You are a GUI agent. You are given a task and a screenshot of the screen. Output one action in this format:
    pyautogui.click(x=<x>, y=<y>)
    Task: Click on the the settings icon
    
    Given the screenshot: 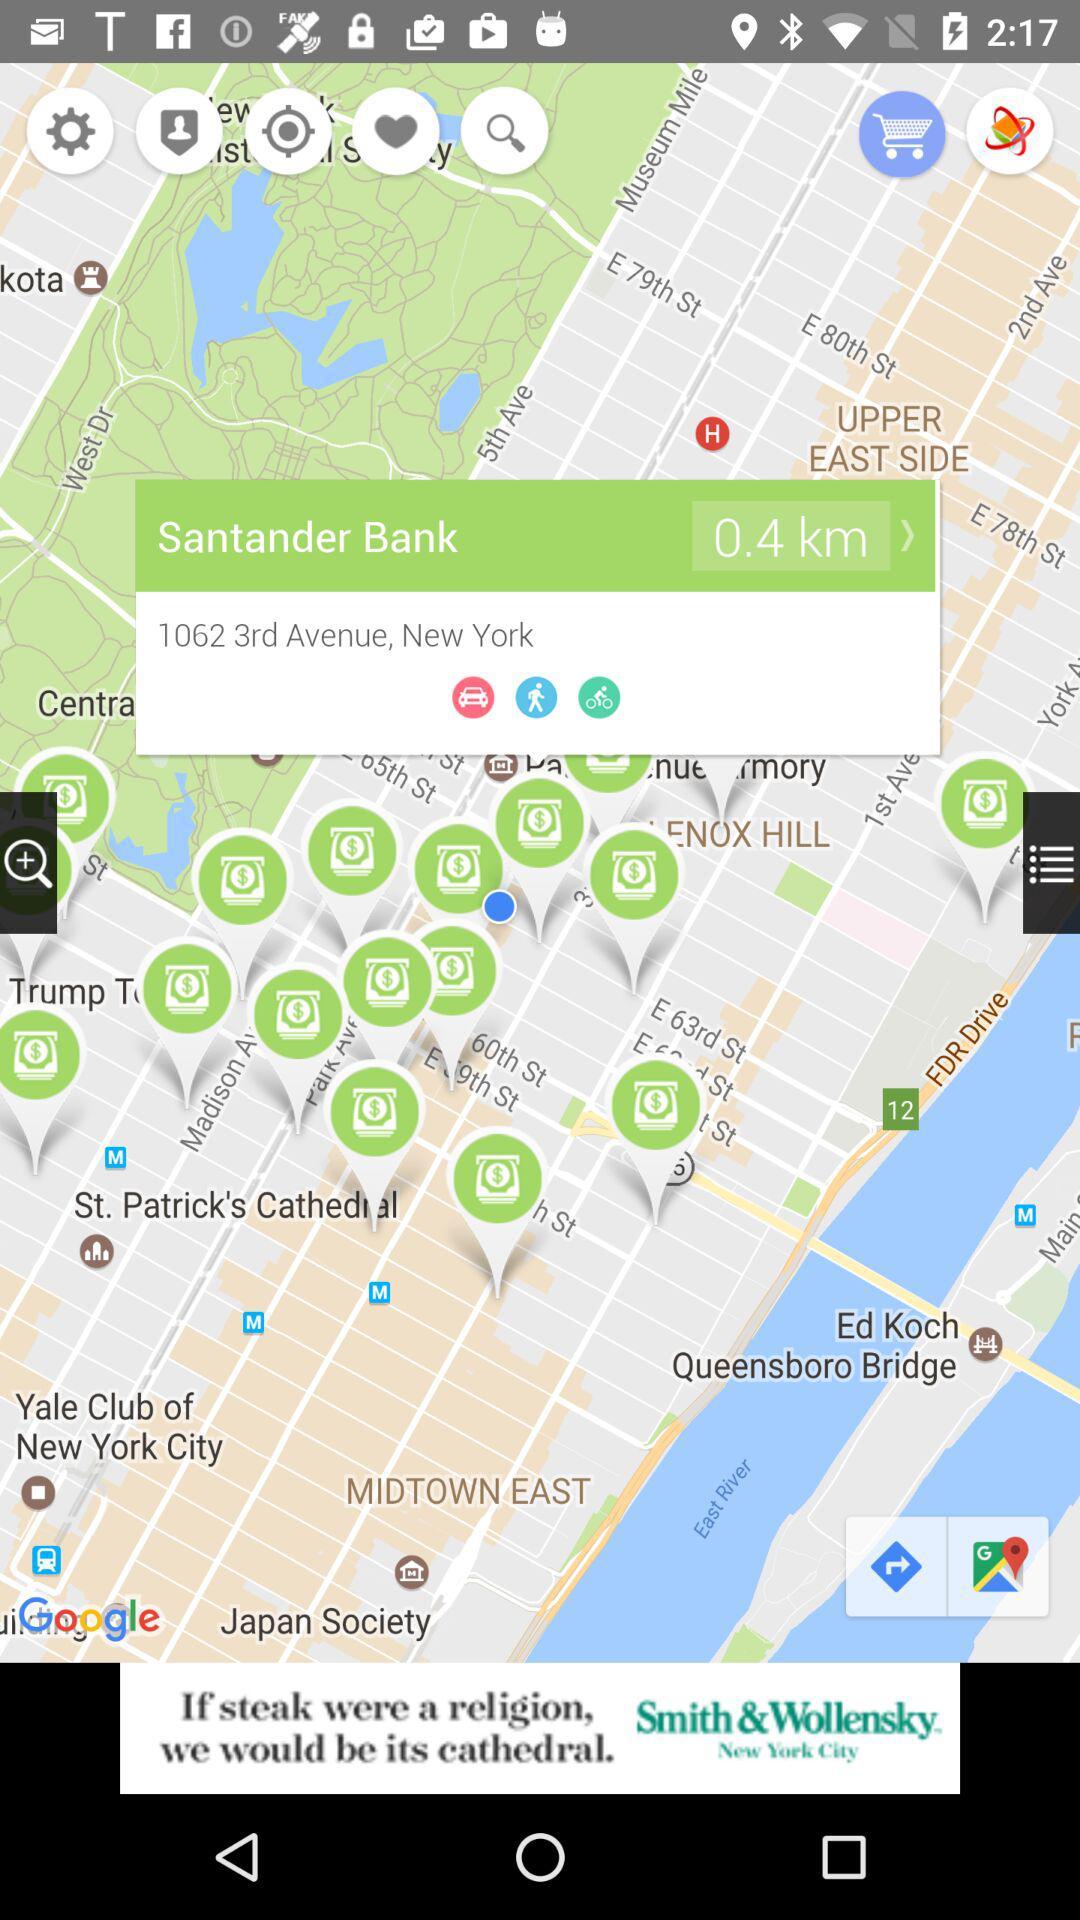 What is the action you would take?
    pyautogui.click(x=69, y=132)
    